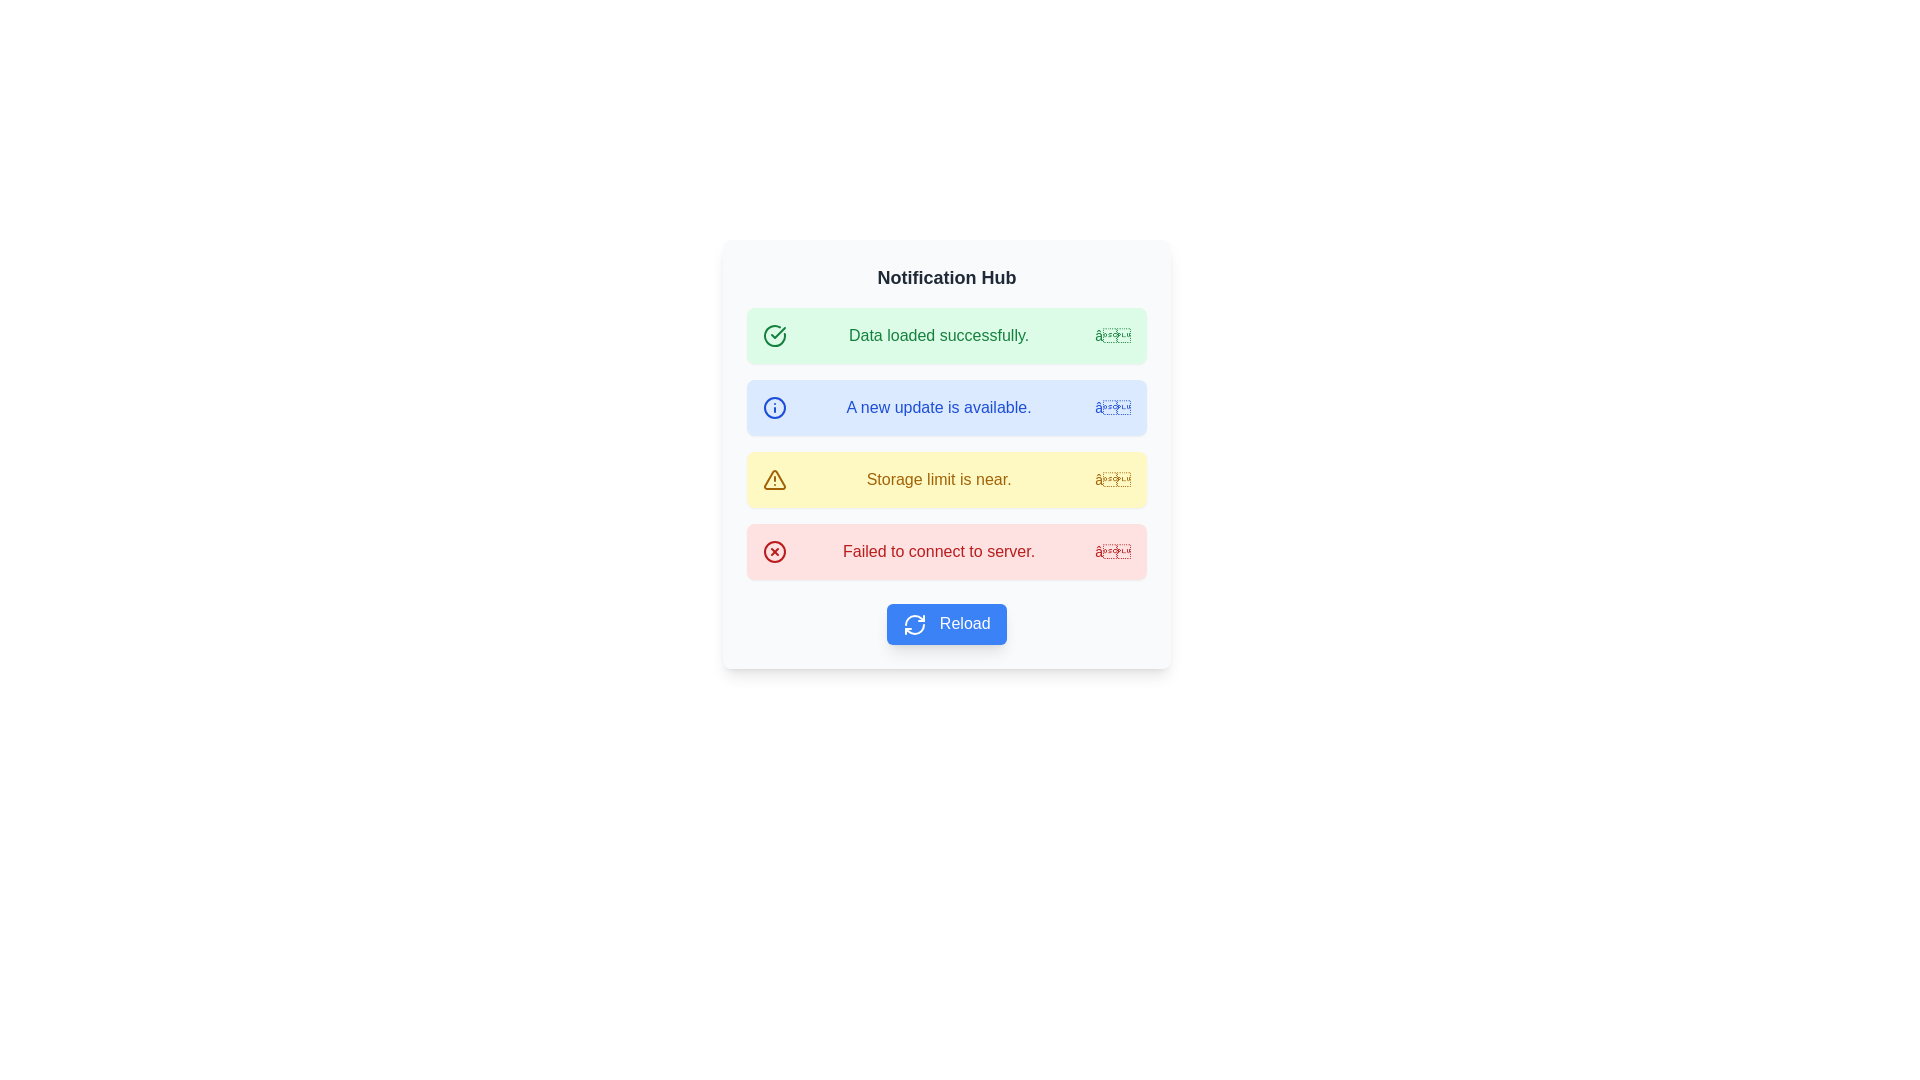  What do you see at coordinates (1112, 479) in the screenshot?
I see `the dismiss button located at the rightmost side of the 'Storage limit is near.' notification bar` at bounding box center [1112, 479].